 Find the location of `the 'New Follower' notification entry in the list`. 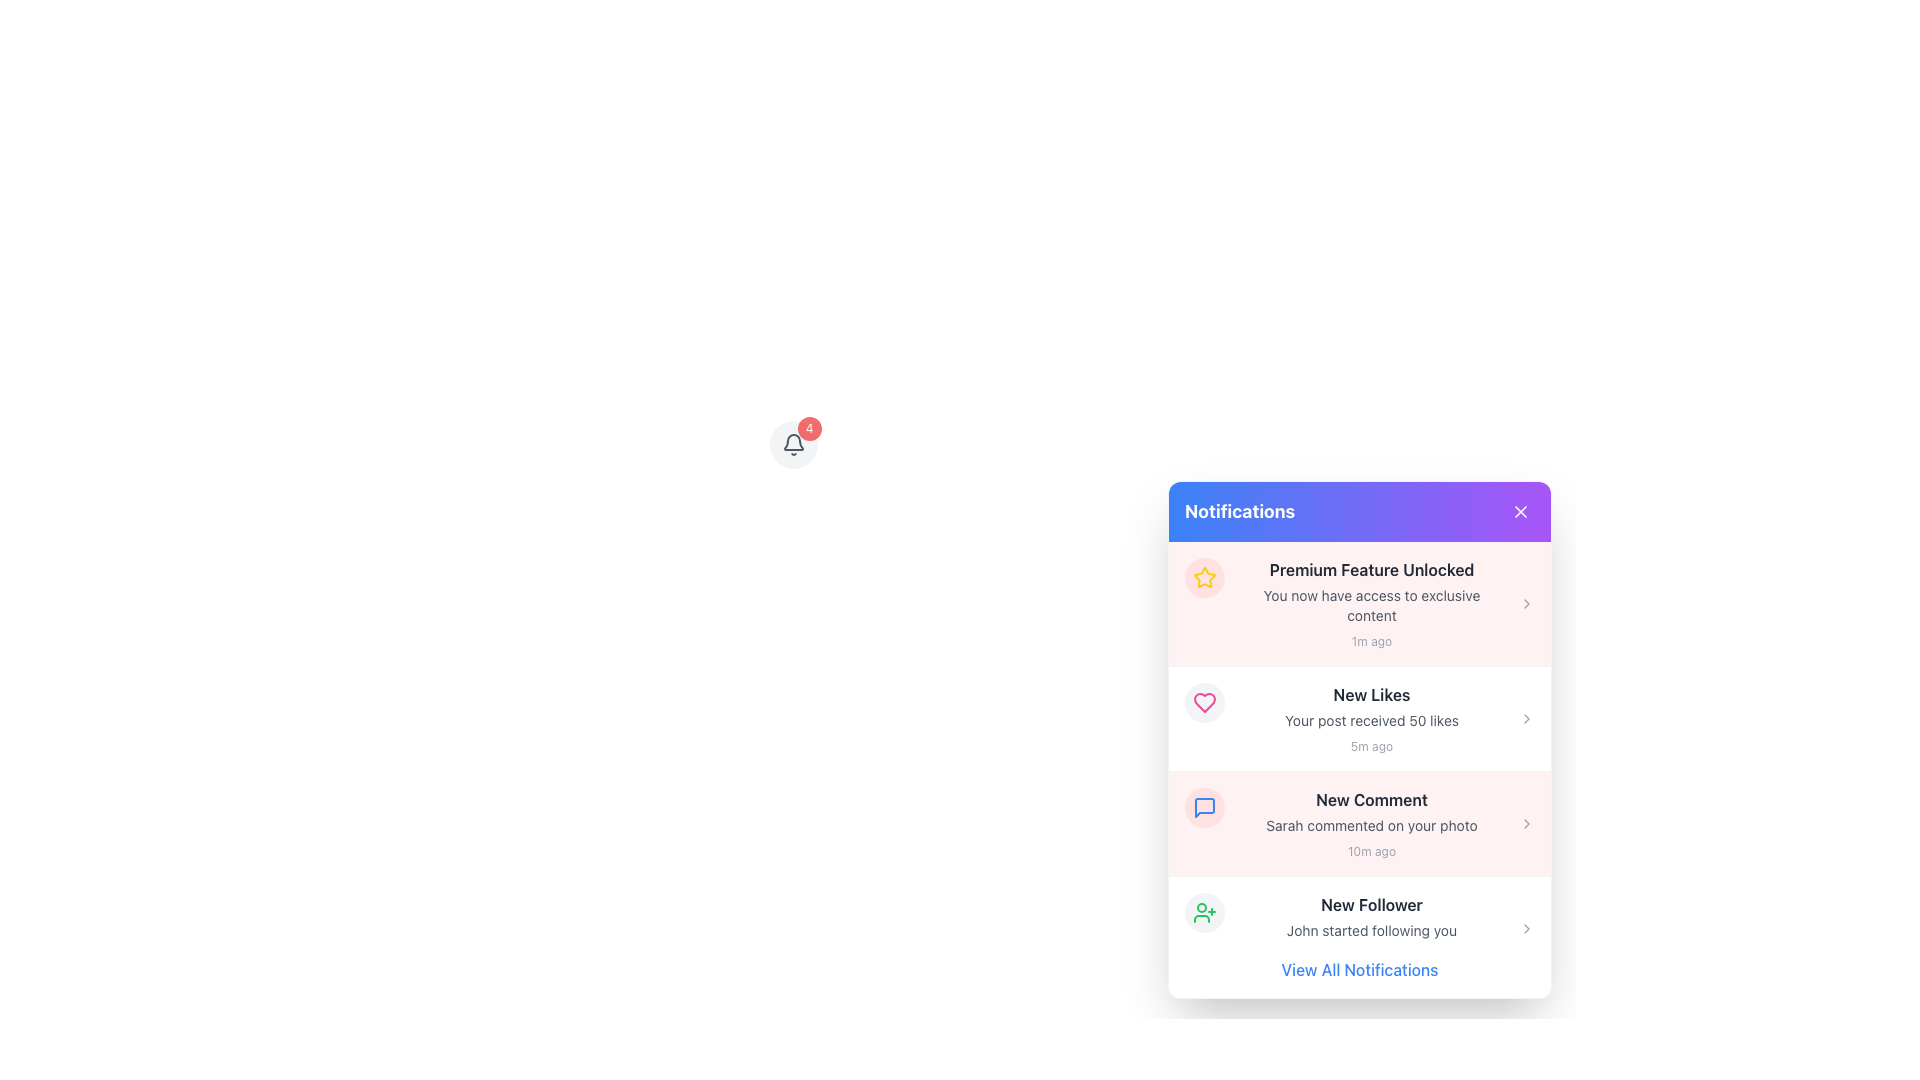

the 'New Follower' notification entry in the list is located at coordinates (1359, 929).